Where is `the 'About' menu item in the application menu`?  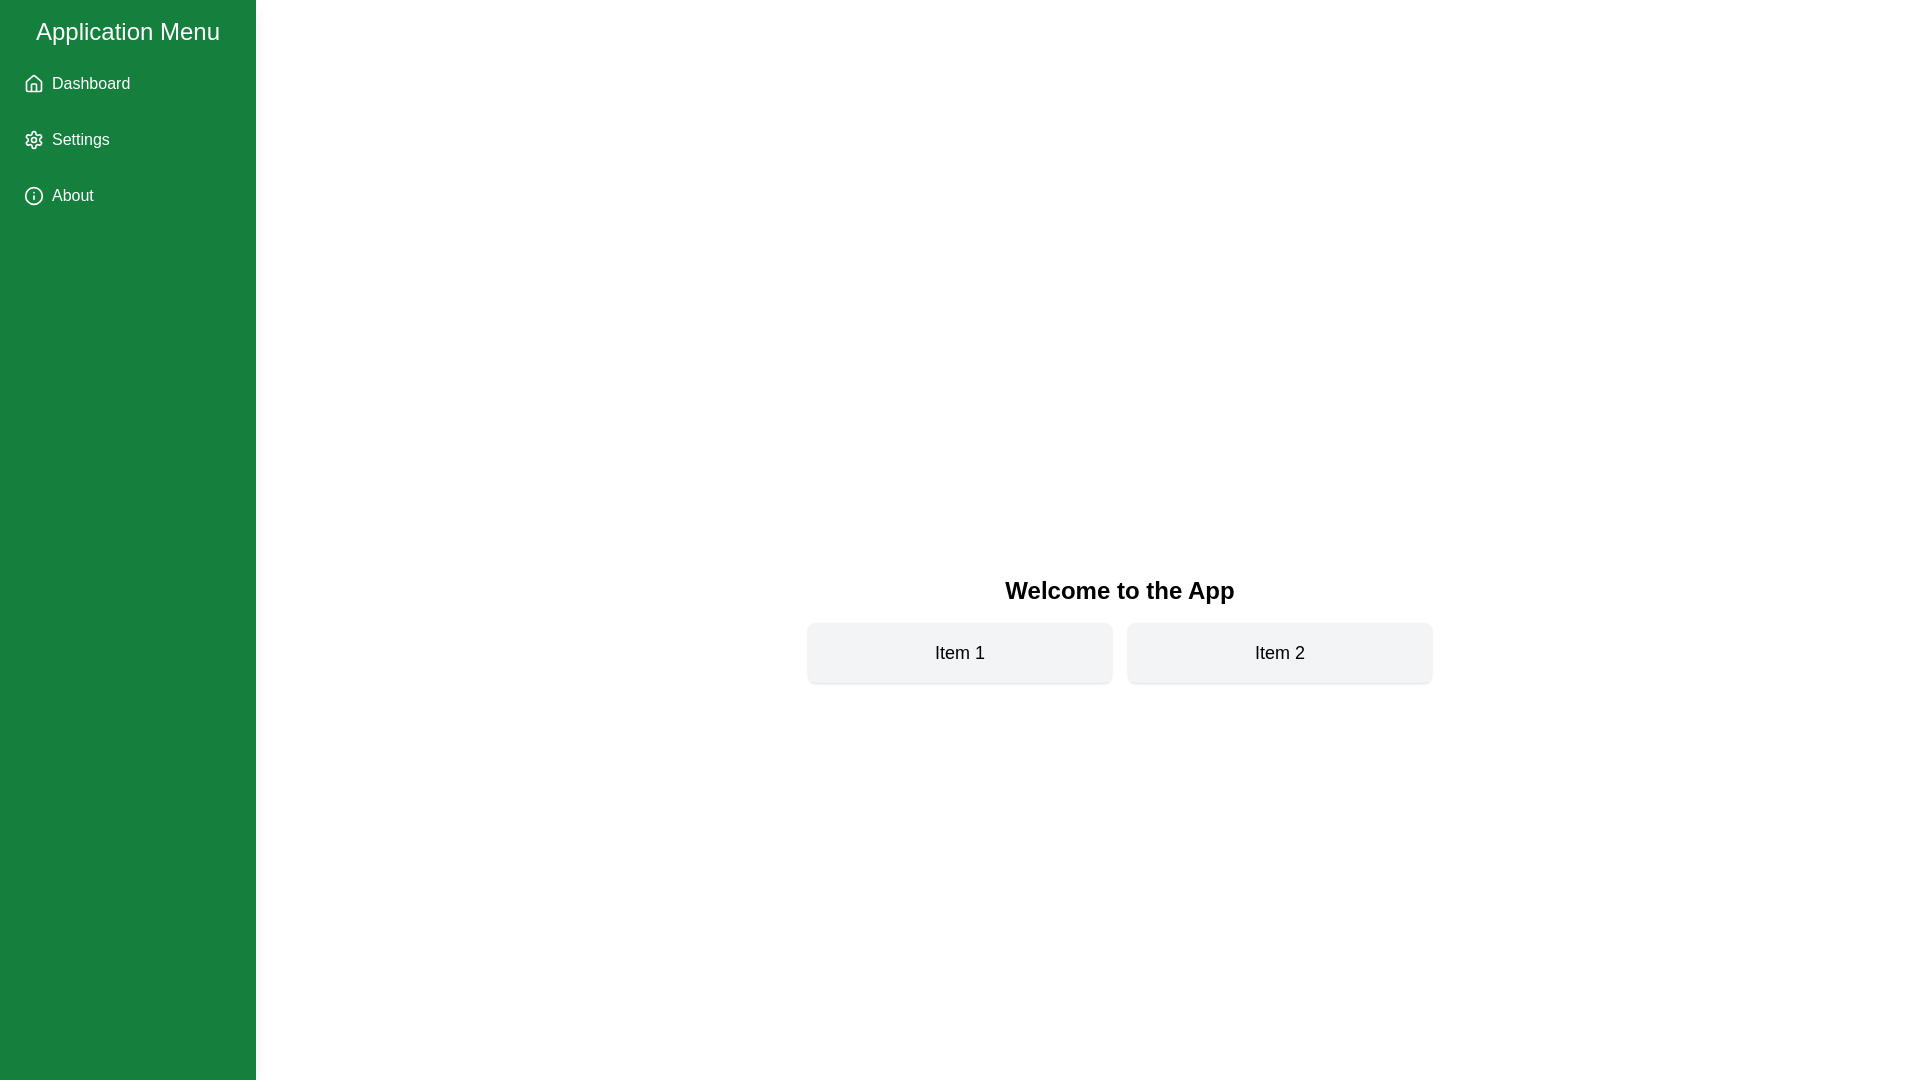 the 'About' menu item in the application menu is located at coordinates (127, 196).